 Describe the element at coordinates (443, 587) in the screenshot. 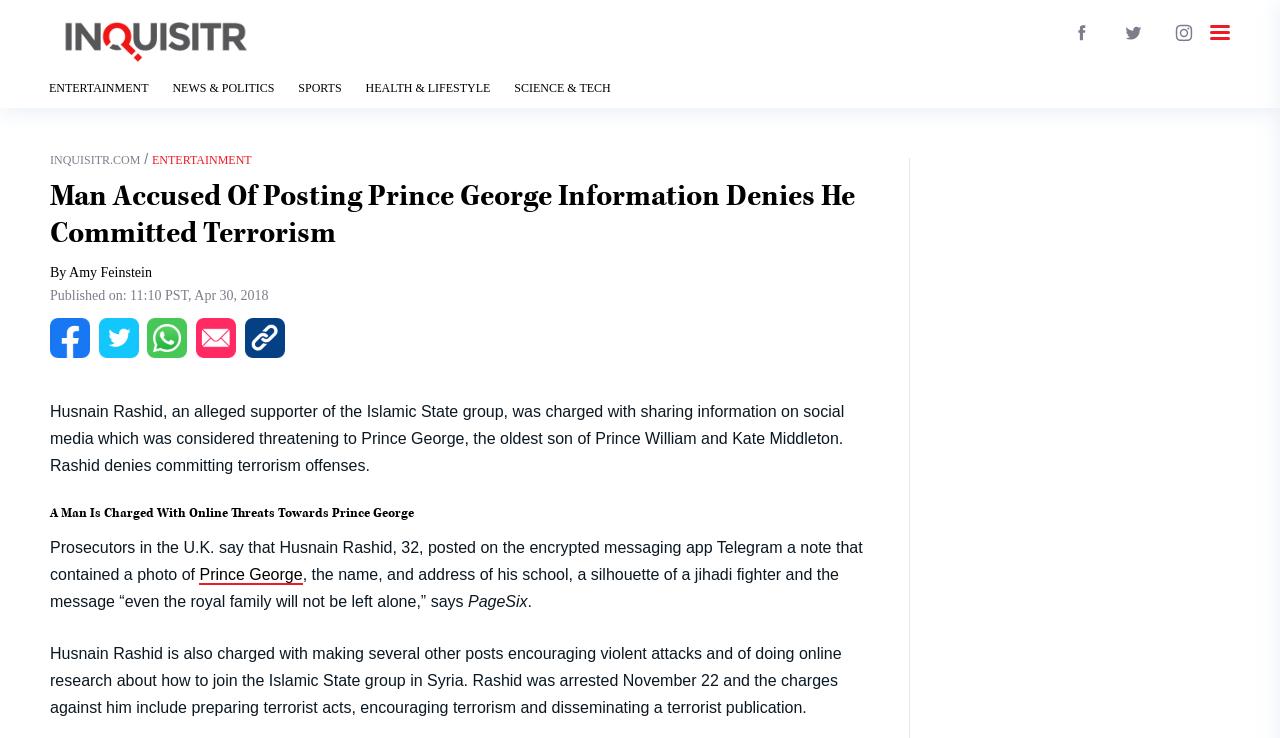

I see `', the name, and address of his school, a silhouette of a jihadi fighter and the message “even the royal family will not be left alone,” says'` at that location.